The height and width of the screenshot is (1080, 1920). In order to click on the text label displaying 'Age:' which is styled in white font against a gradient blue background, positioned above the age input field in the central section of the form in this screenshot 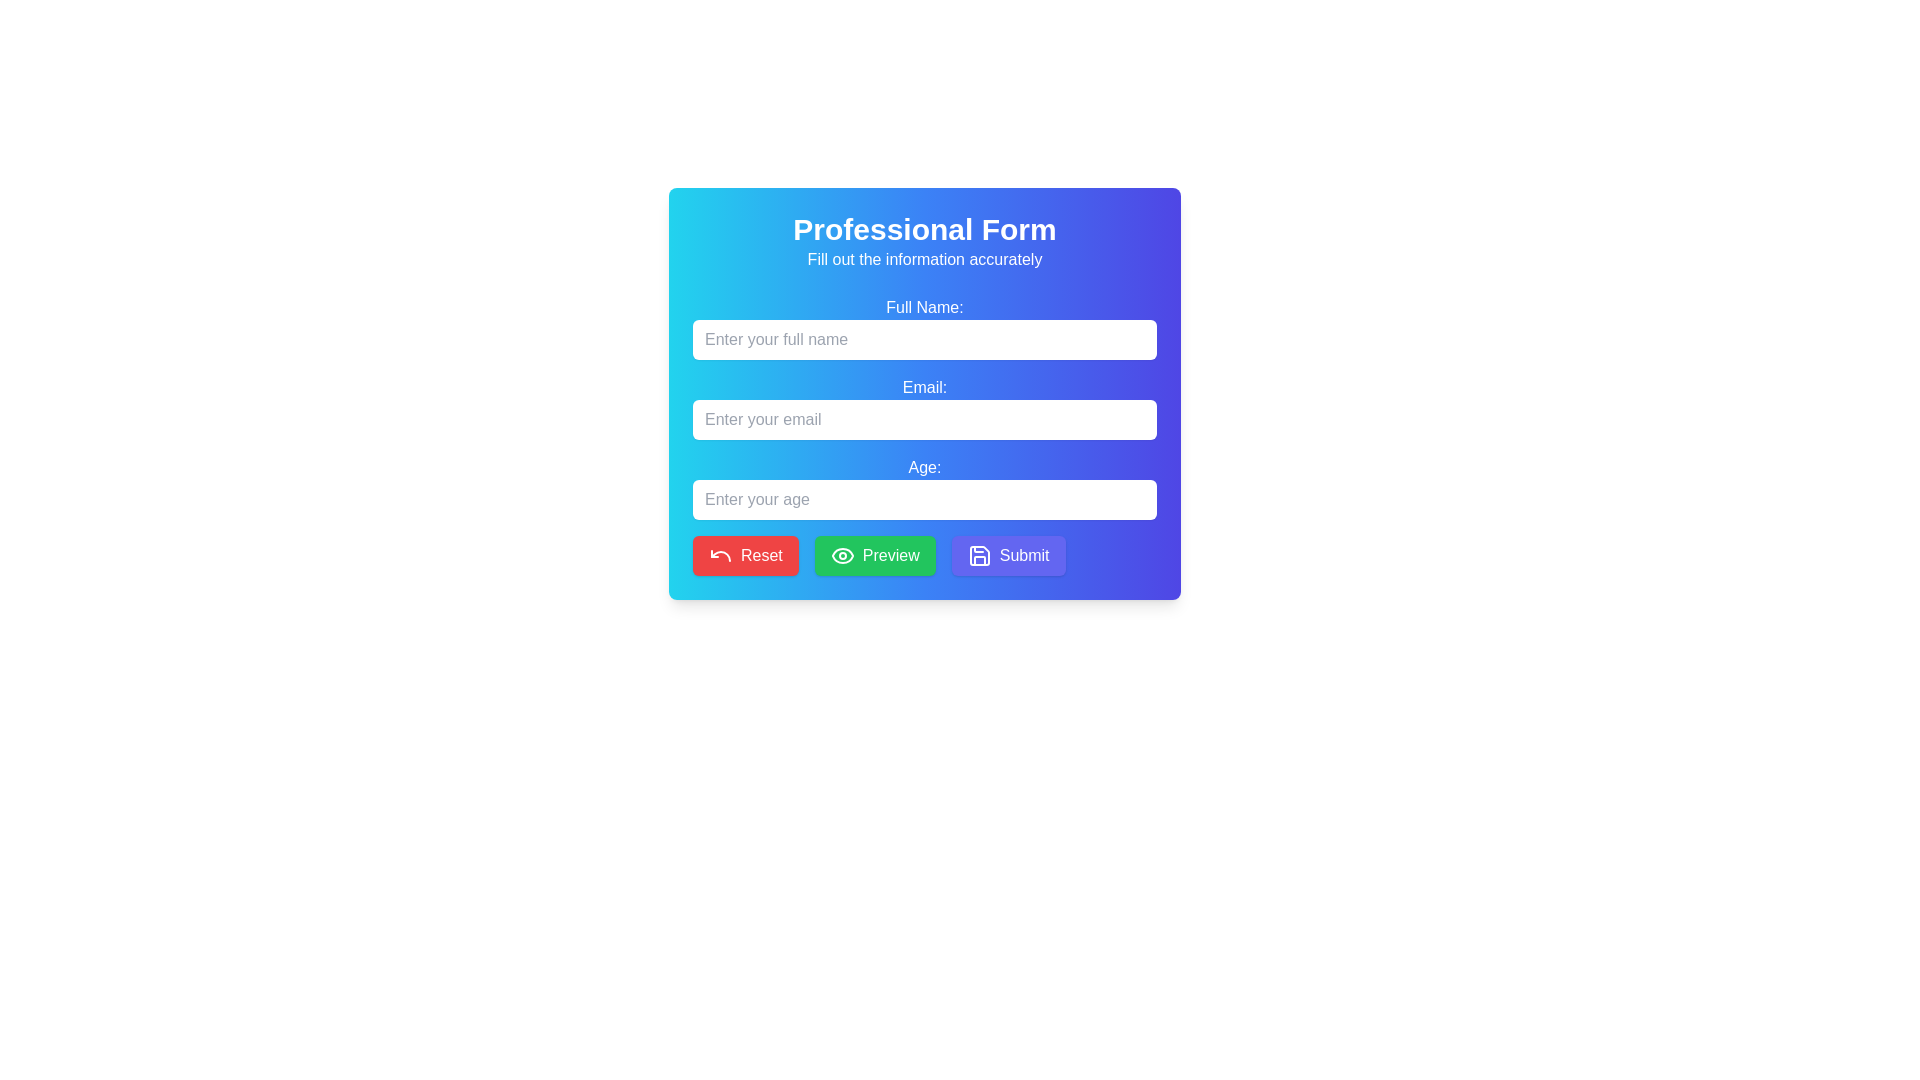, I will do `click(924, 467)`.